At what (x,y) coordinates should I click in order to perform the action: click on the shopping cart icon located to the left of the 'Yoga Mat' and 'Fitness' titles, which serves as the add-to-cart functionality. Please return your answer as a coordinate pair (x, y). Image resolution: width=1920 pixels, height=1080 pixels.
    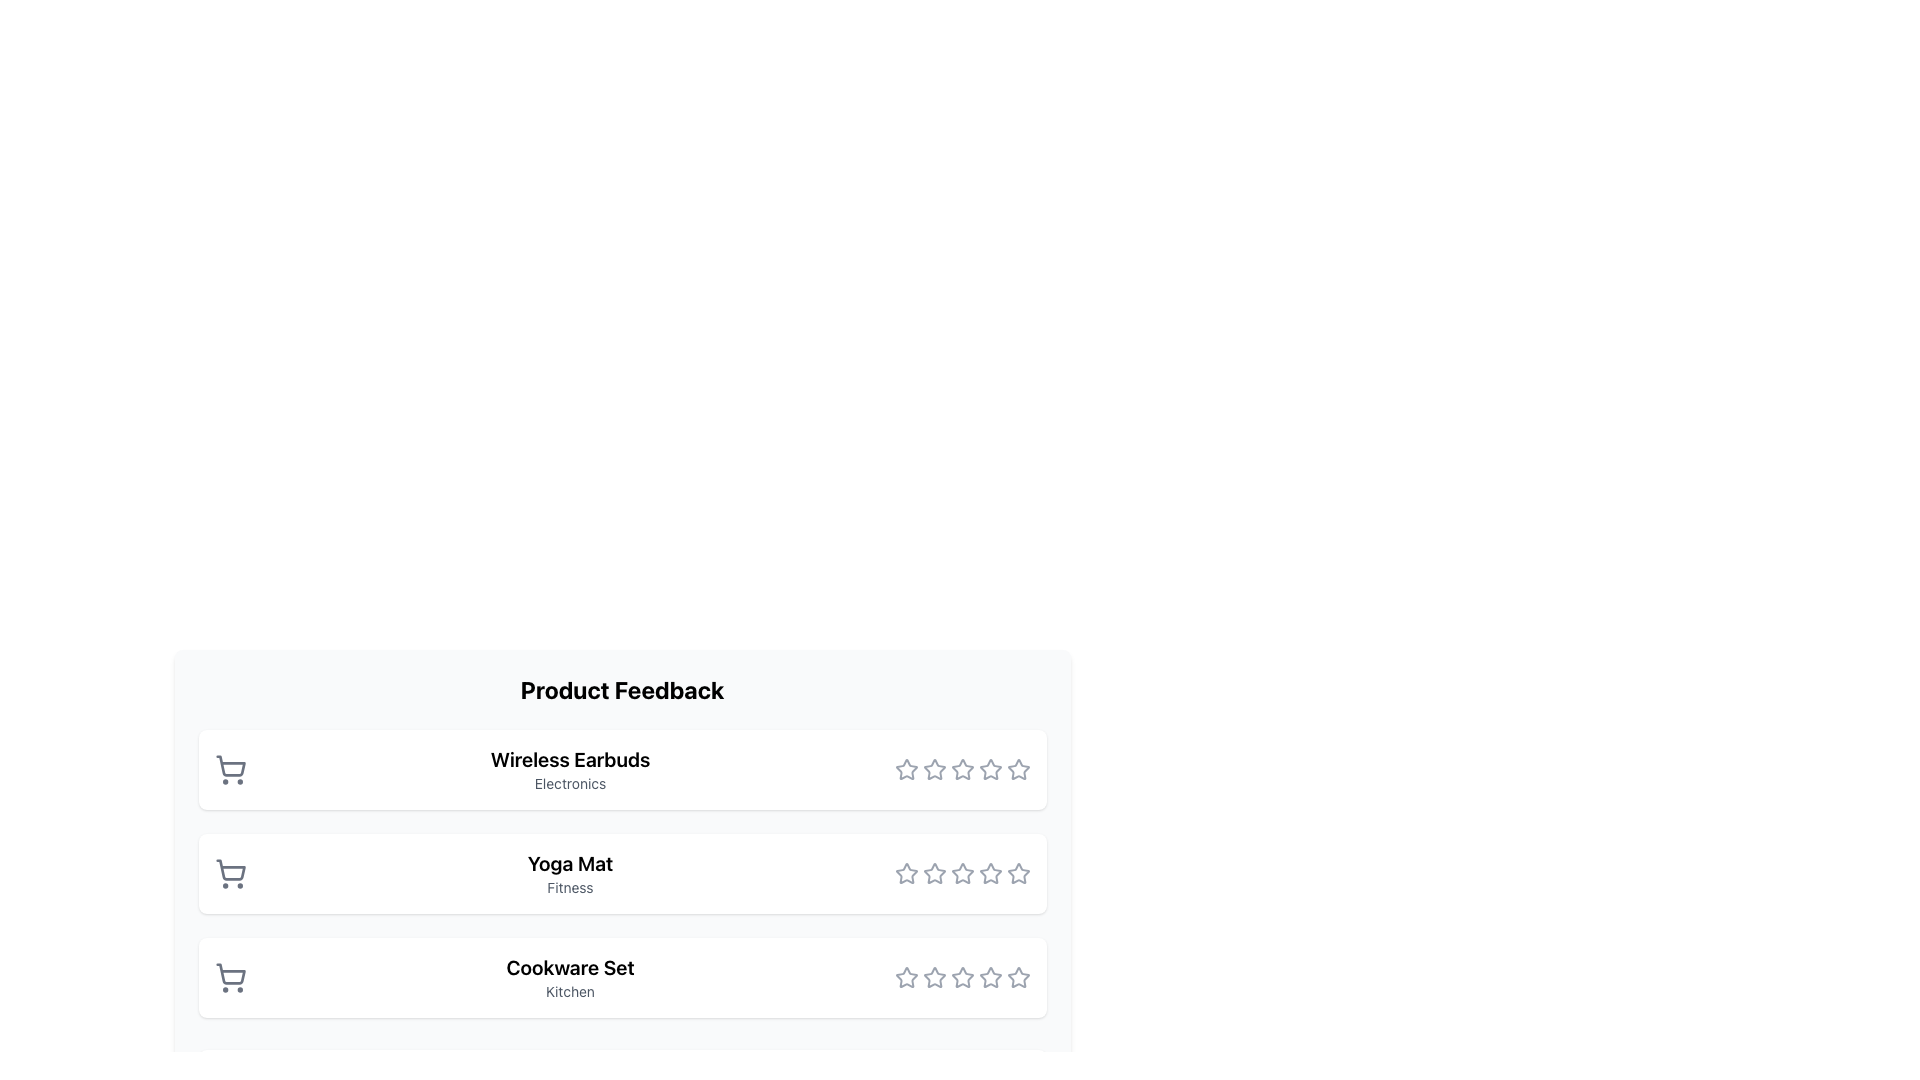
    Looking at the image, I should click on (230, 873).